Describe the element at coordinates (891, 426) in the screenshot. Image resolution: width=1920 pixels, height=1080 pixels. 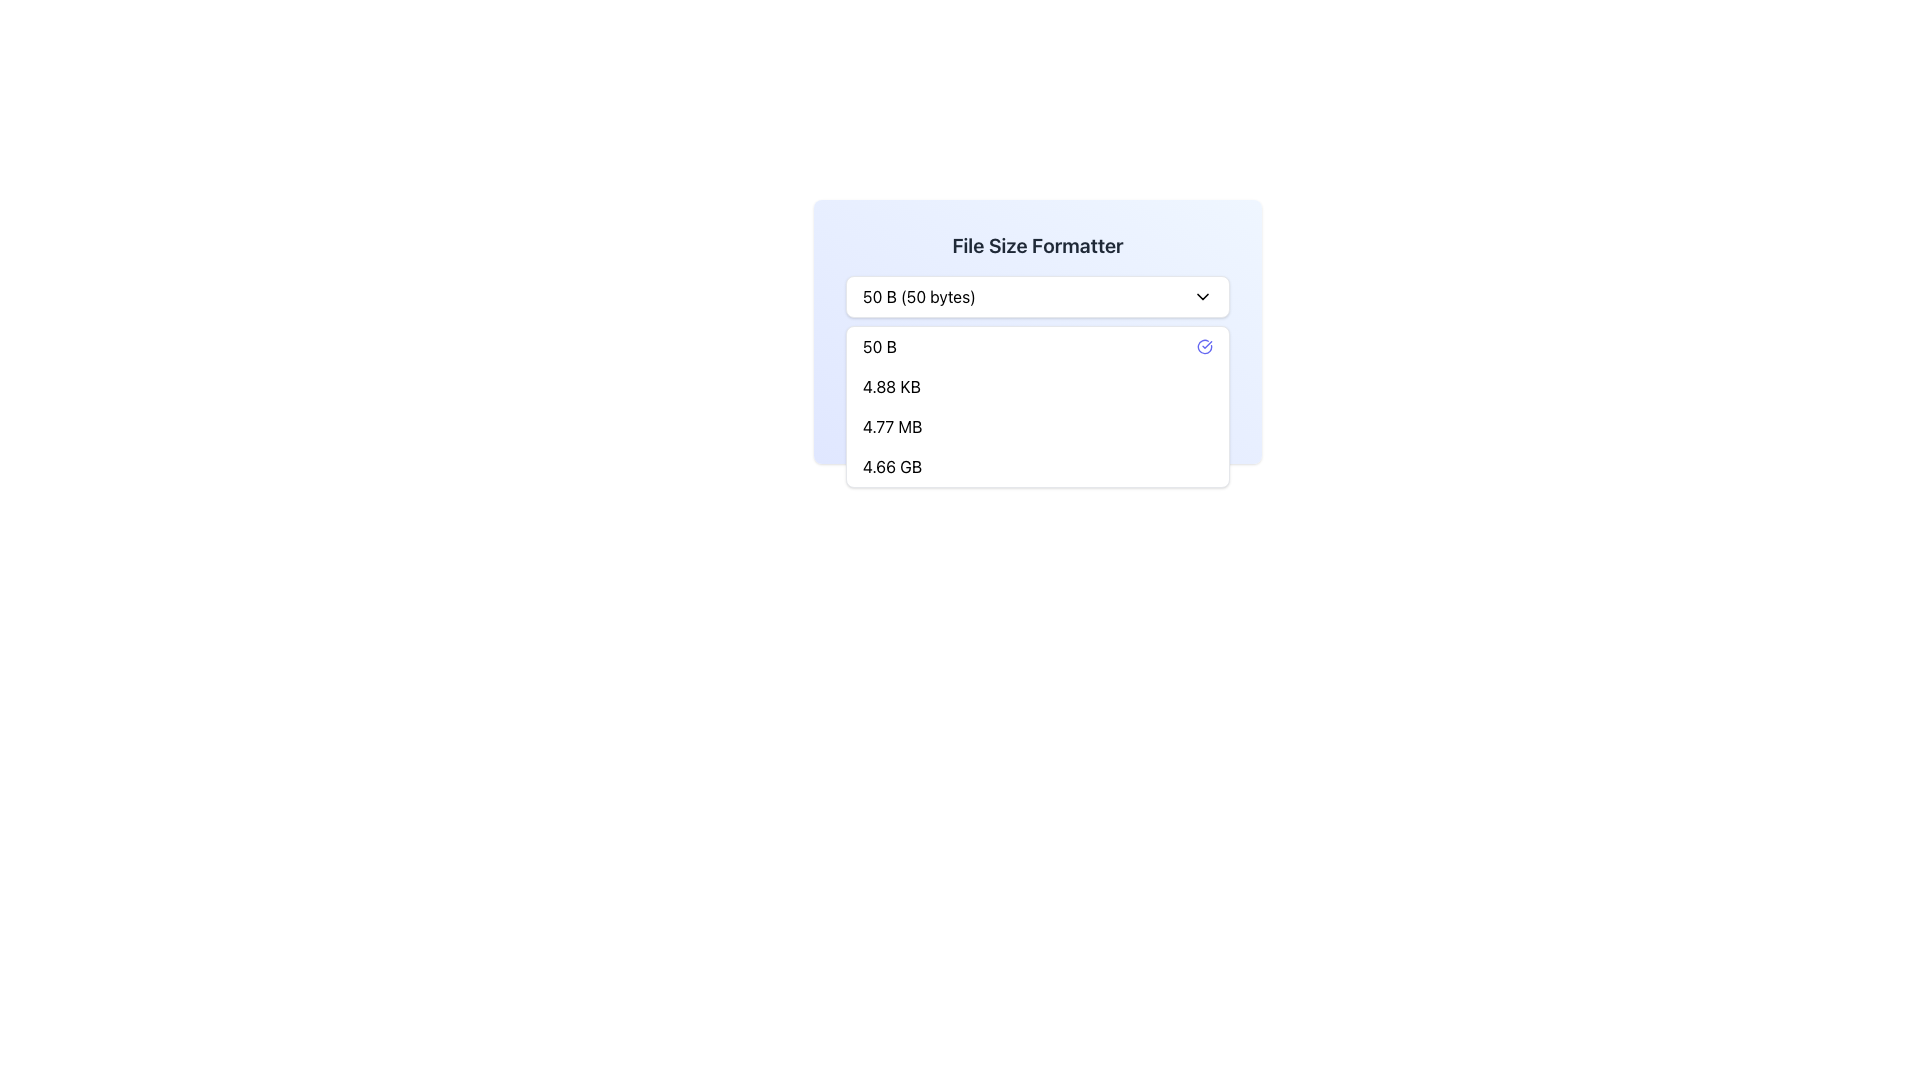
I see `the third item in the 'File Size Formatter' dropdown menu` at that location.